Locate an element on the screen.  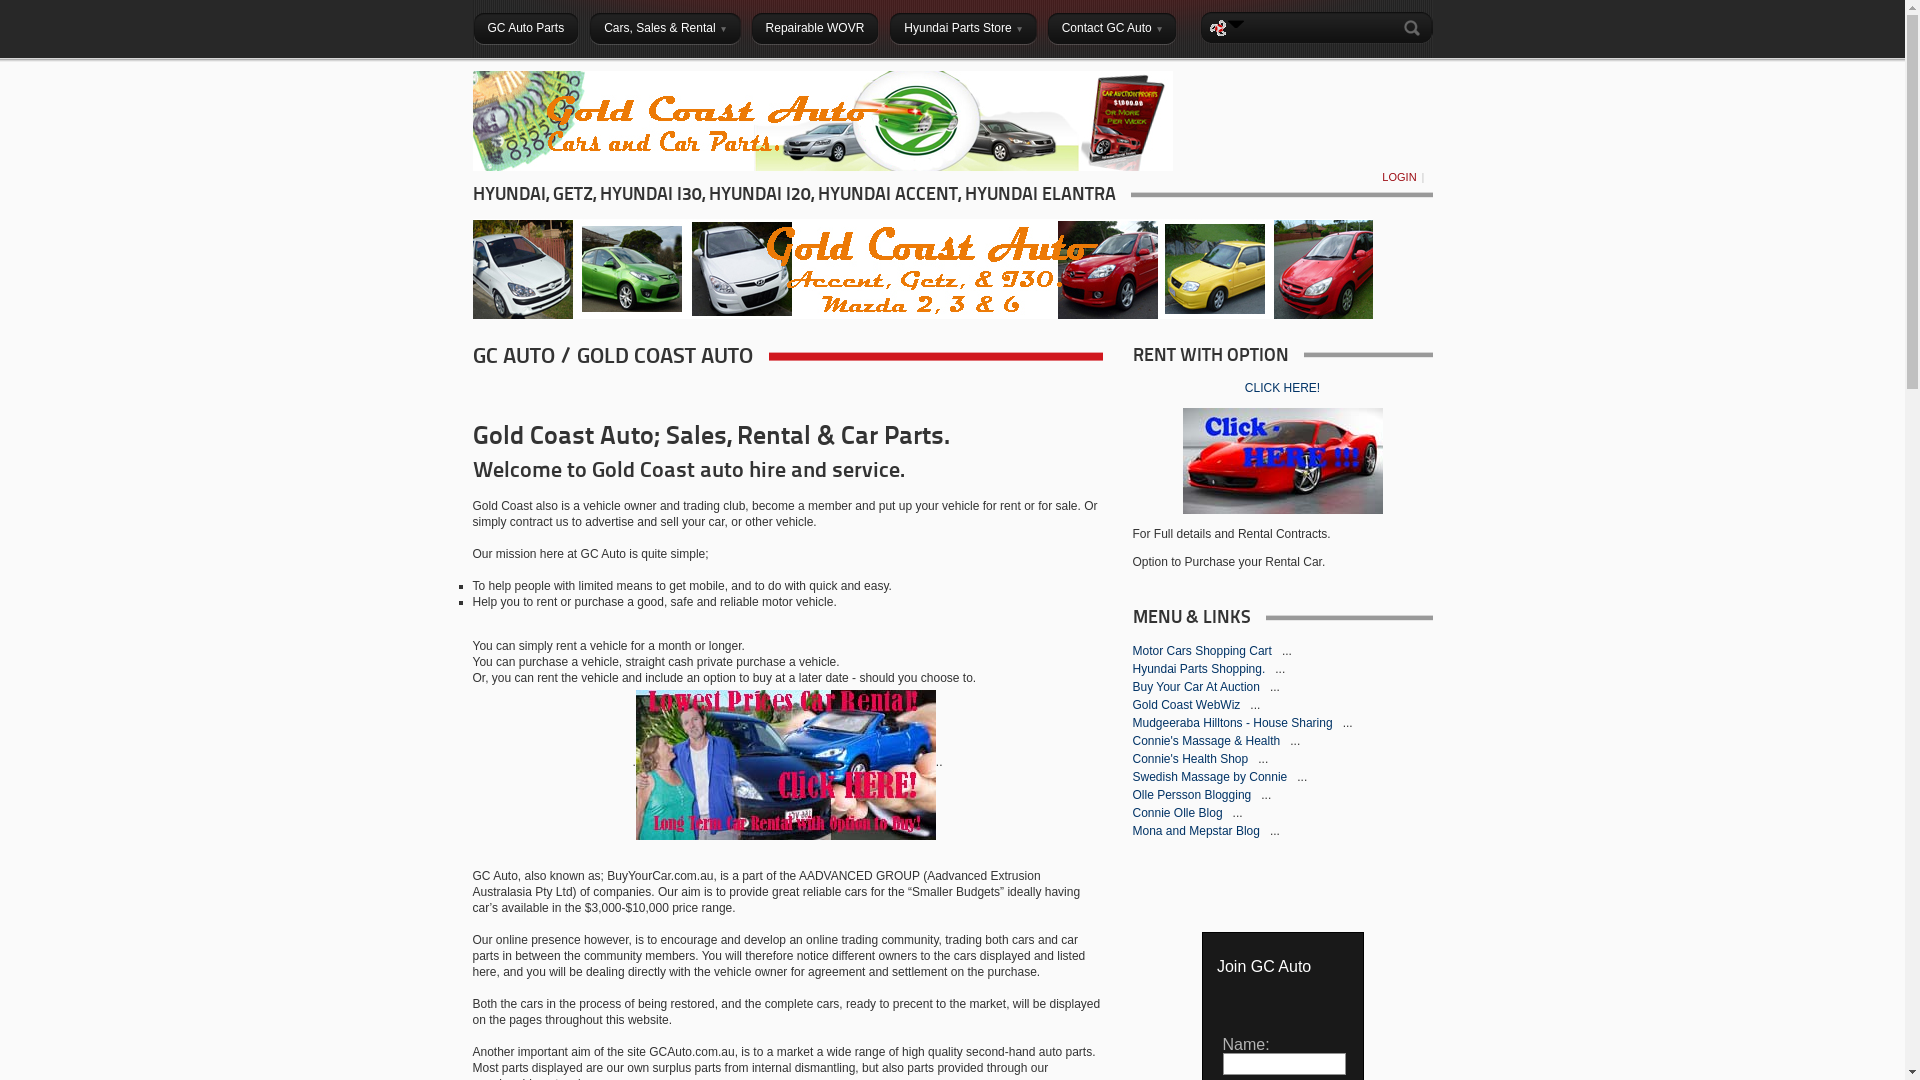
'Rental & Options' is located at coordinates (785, 763).